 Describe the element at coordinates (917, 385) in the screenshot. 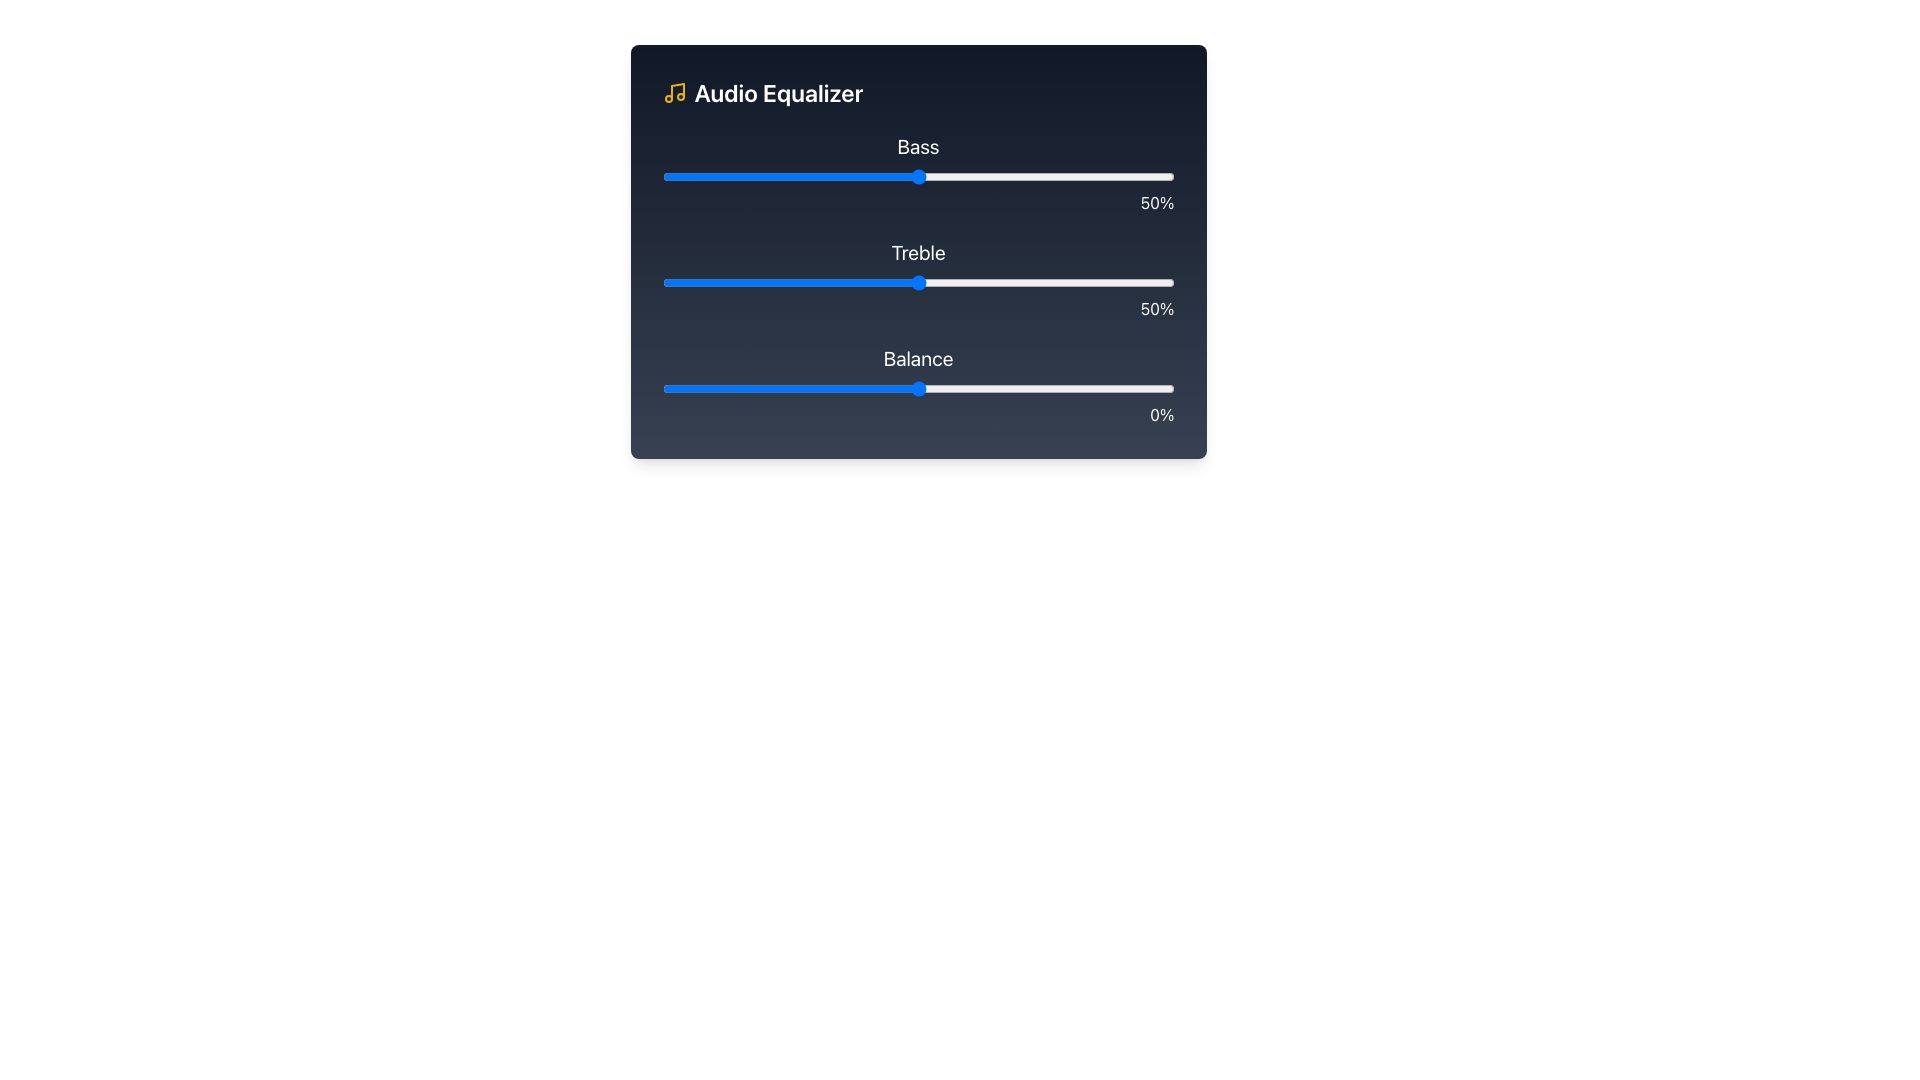

I see `the numerical indicator displaying '0%' to the right of the 'Balance' slider` at that location.